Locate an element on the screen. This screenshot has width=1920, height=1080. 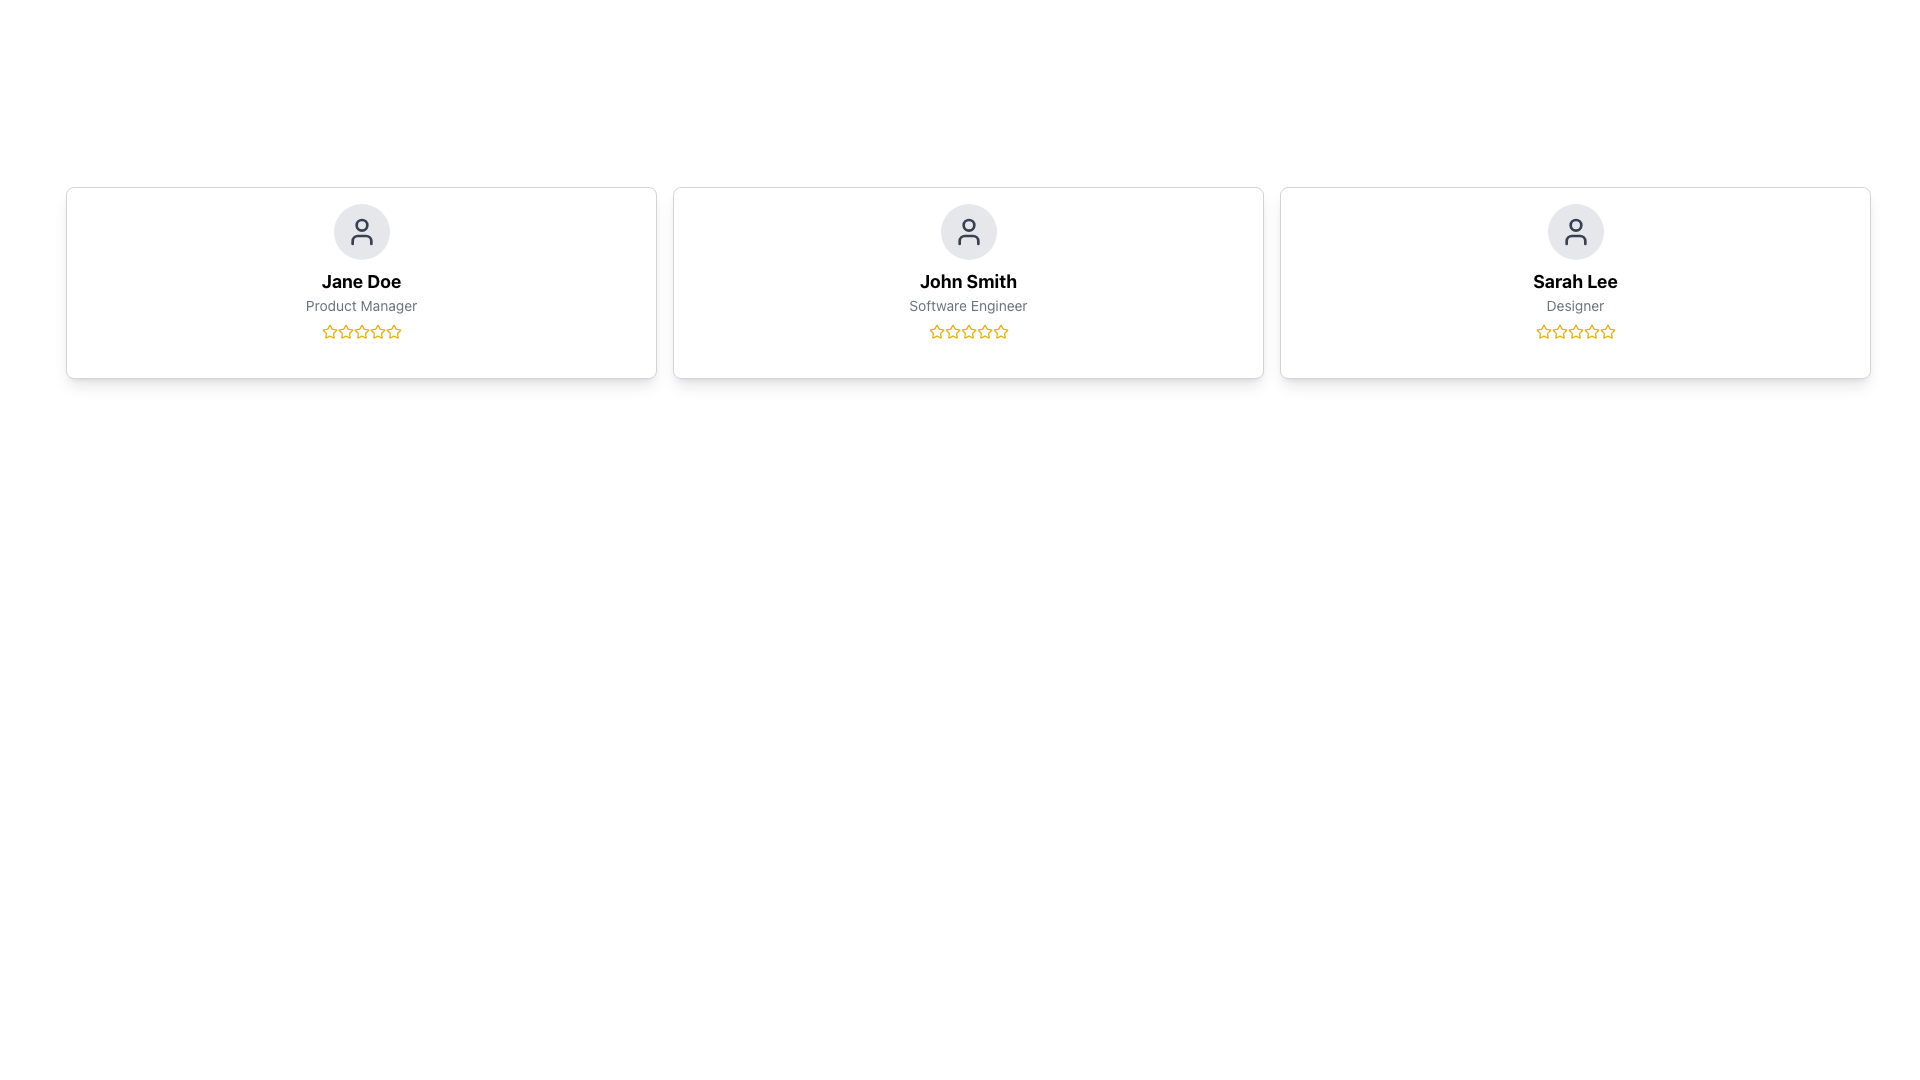
the third star icon in the rating system within the 'John Smith' profile card is located at coordinates (1000, 330).